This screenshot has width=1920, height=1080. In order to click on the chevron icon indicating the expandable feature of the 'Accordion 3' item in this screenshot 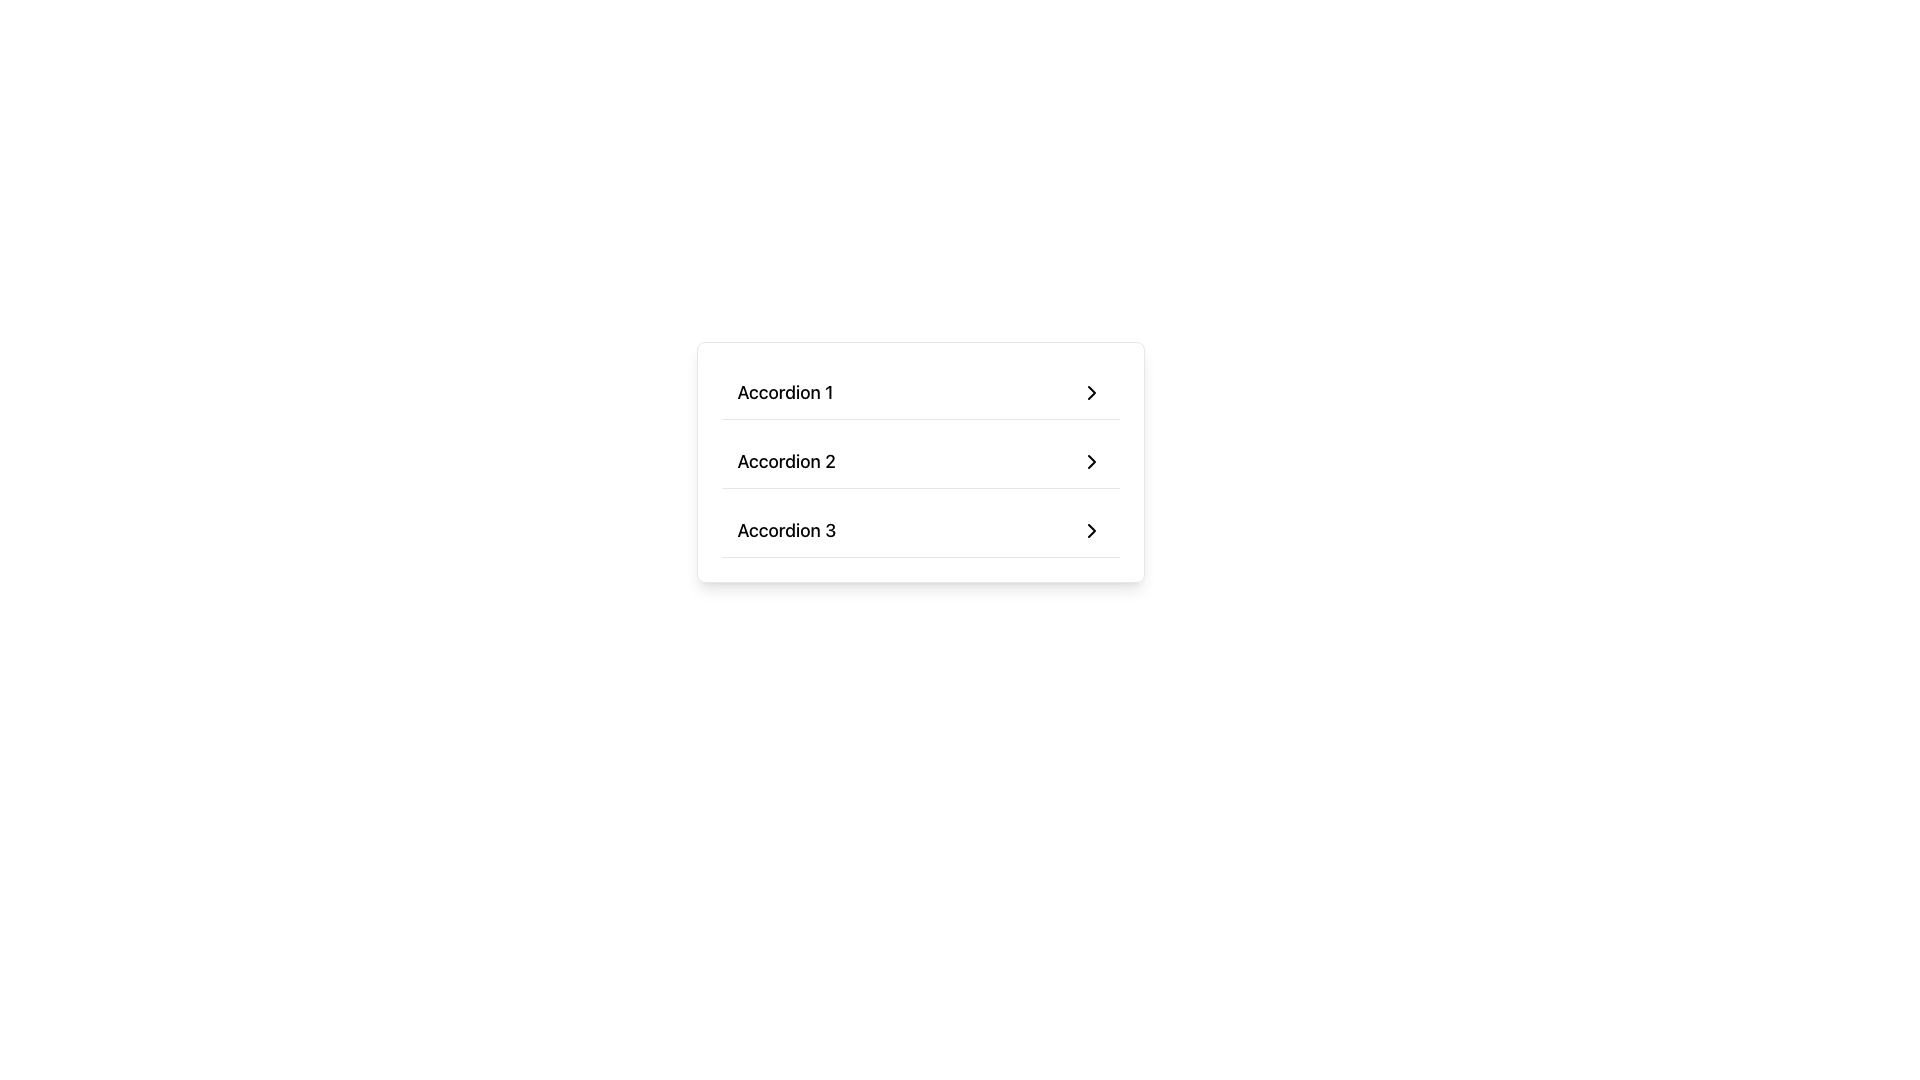, I will do `click(1090, 530)`.